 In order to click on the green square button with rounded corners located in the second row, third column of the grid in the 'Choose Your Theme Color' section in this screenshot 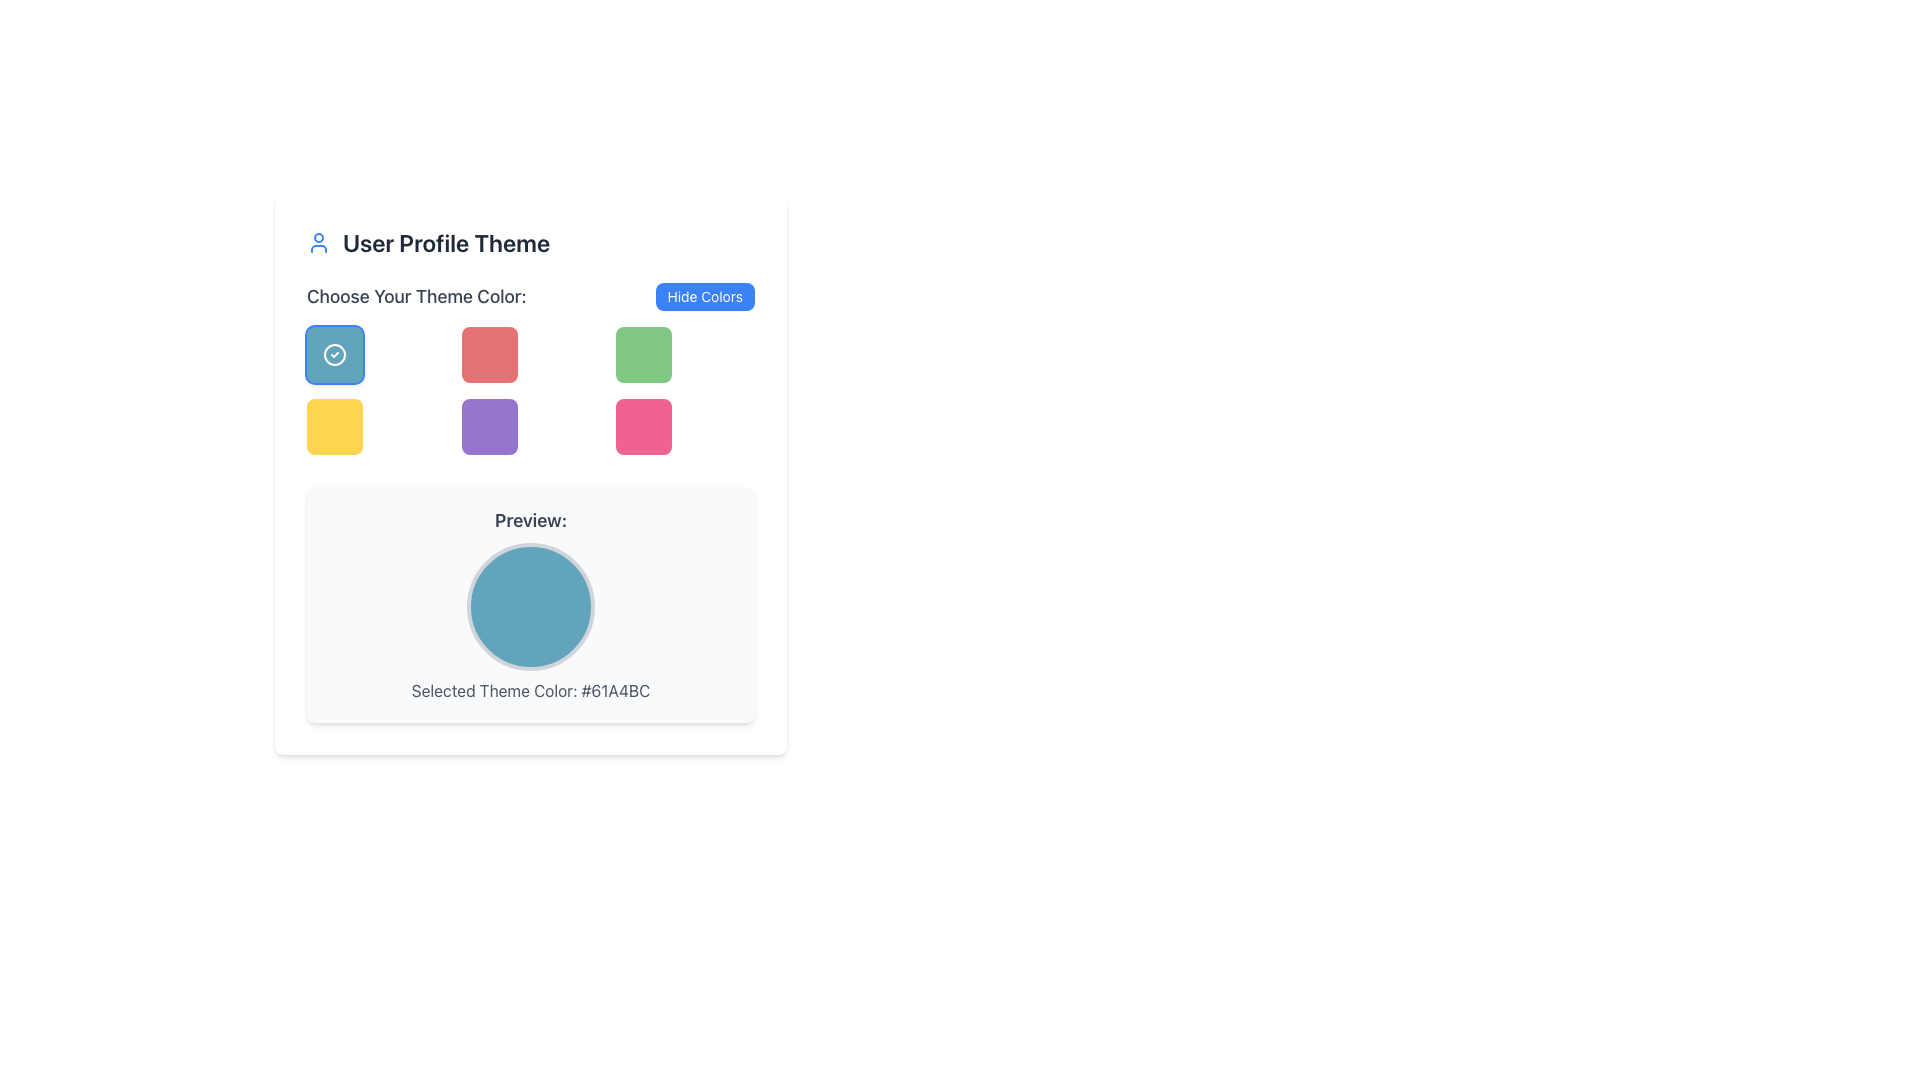, I will do `click(644, 353)`.